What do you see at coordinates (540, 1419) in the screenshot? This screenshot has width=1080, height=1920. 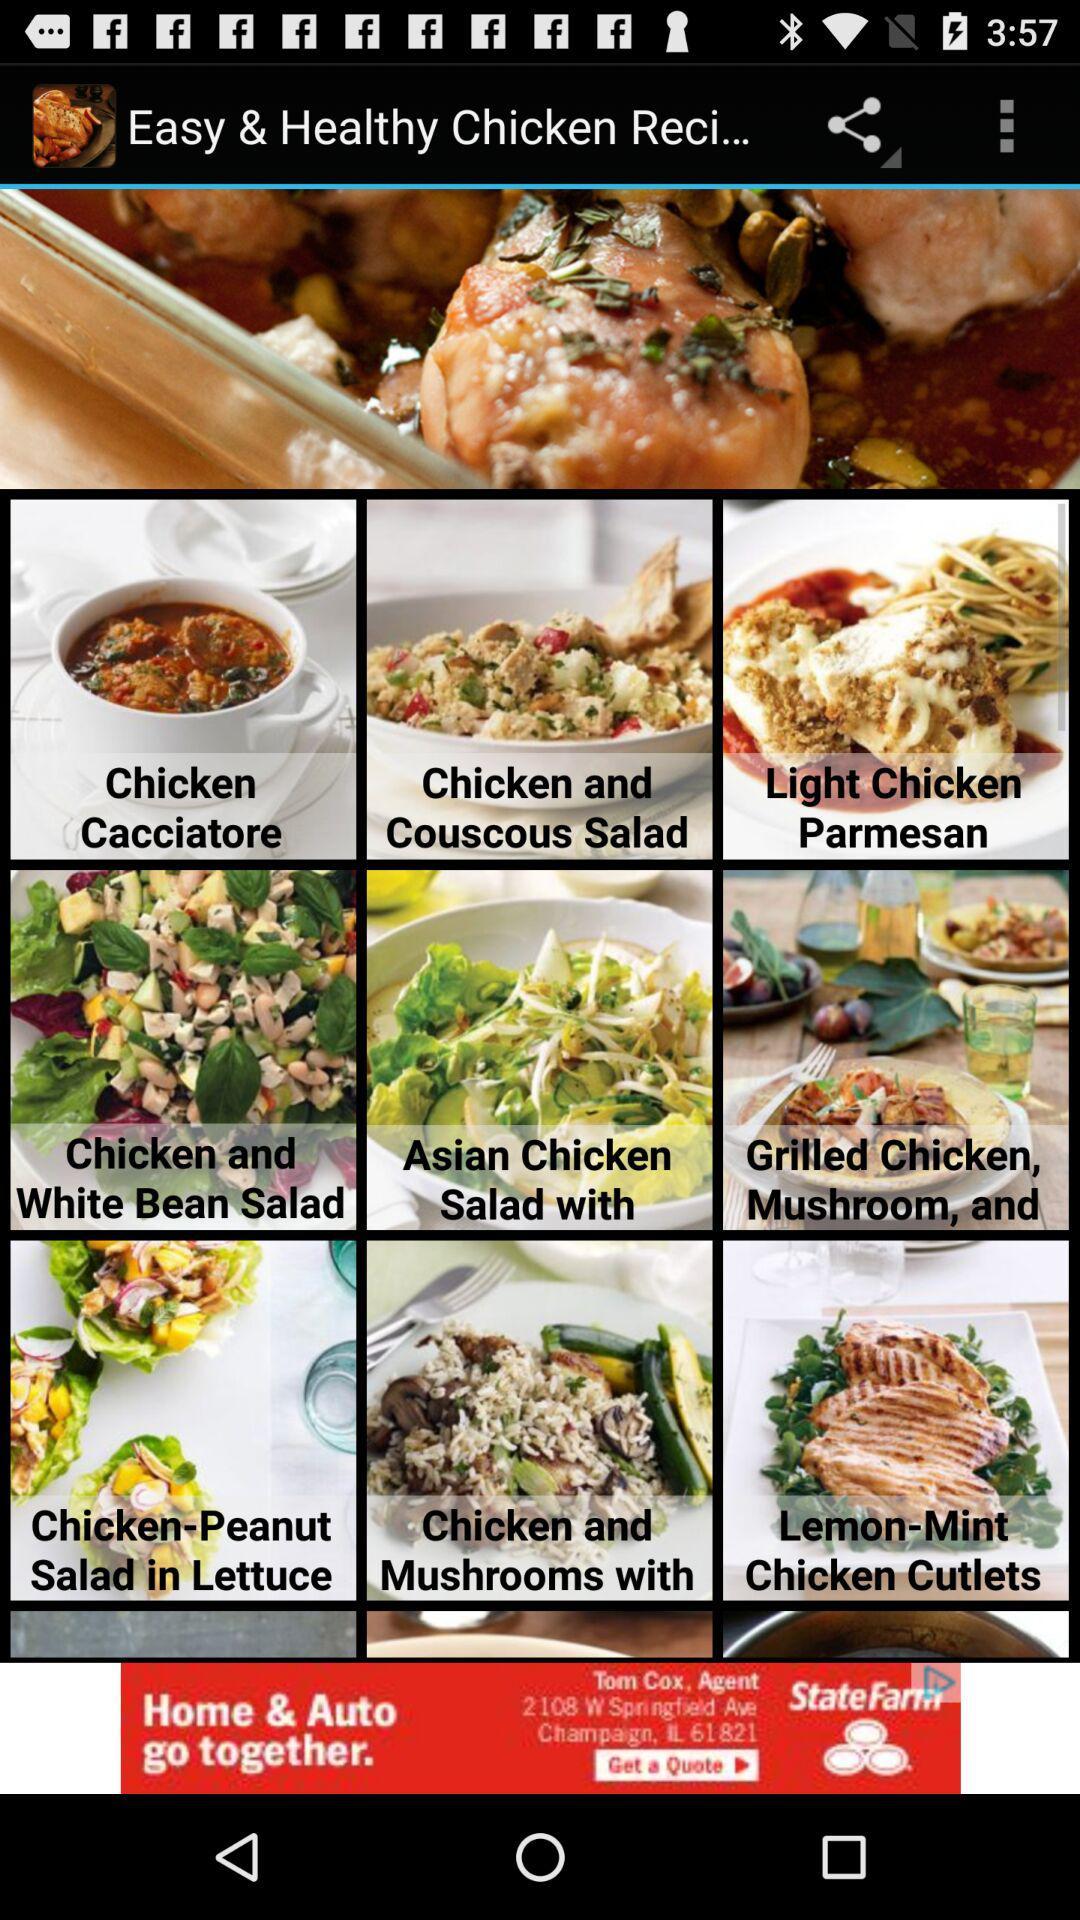 I see `the text image chicken and mushrooms with` at bounding box center [540, 1419].